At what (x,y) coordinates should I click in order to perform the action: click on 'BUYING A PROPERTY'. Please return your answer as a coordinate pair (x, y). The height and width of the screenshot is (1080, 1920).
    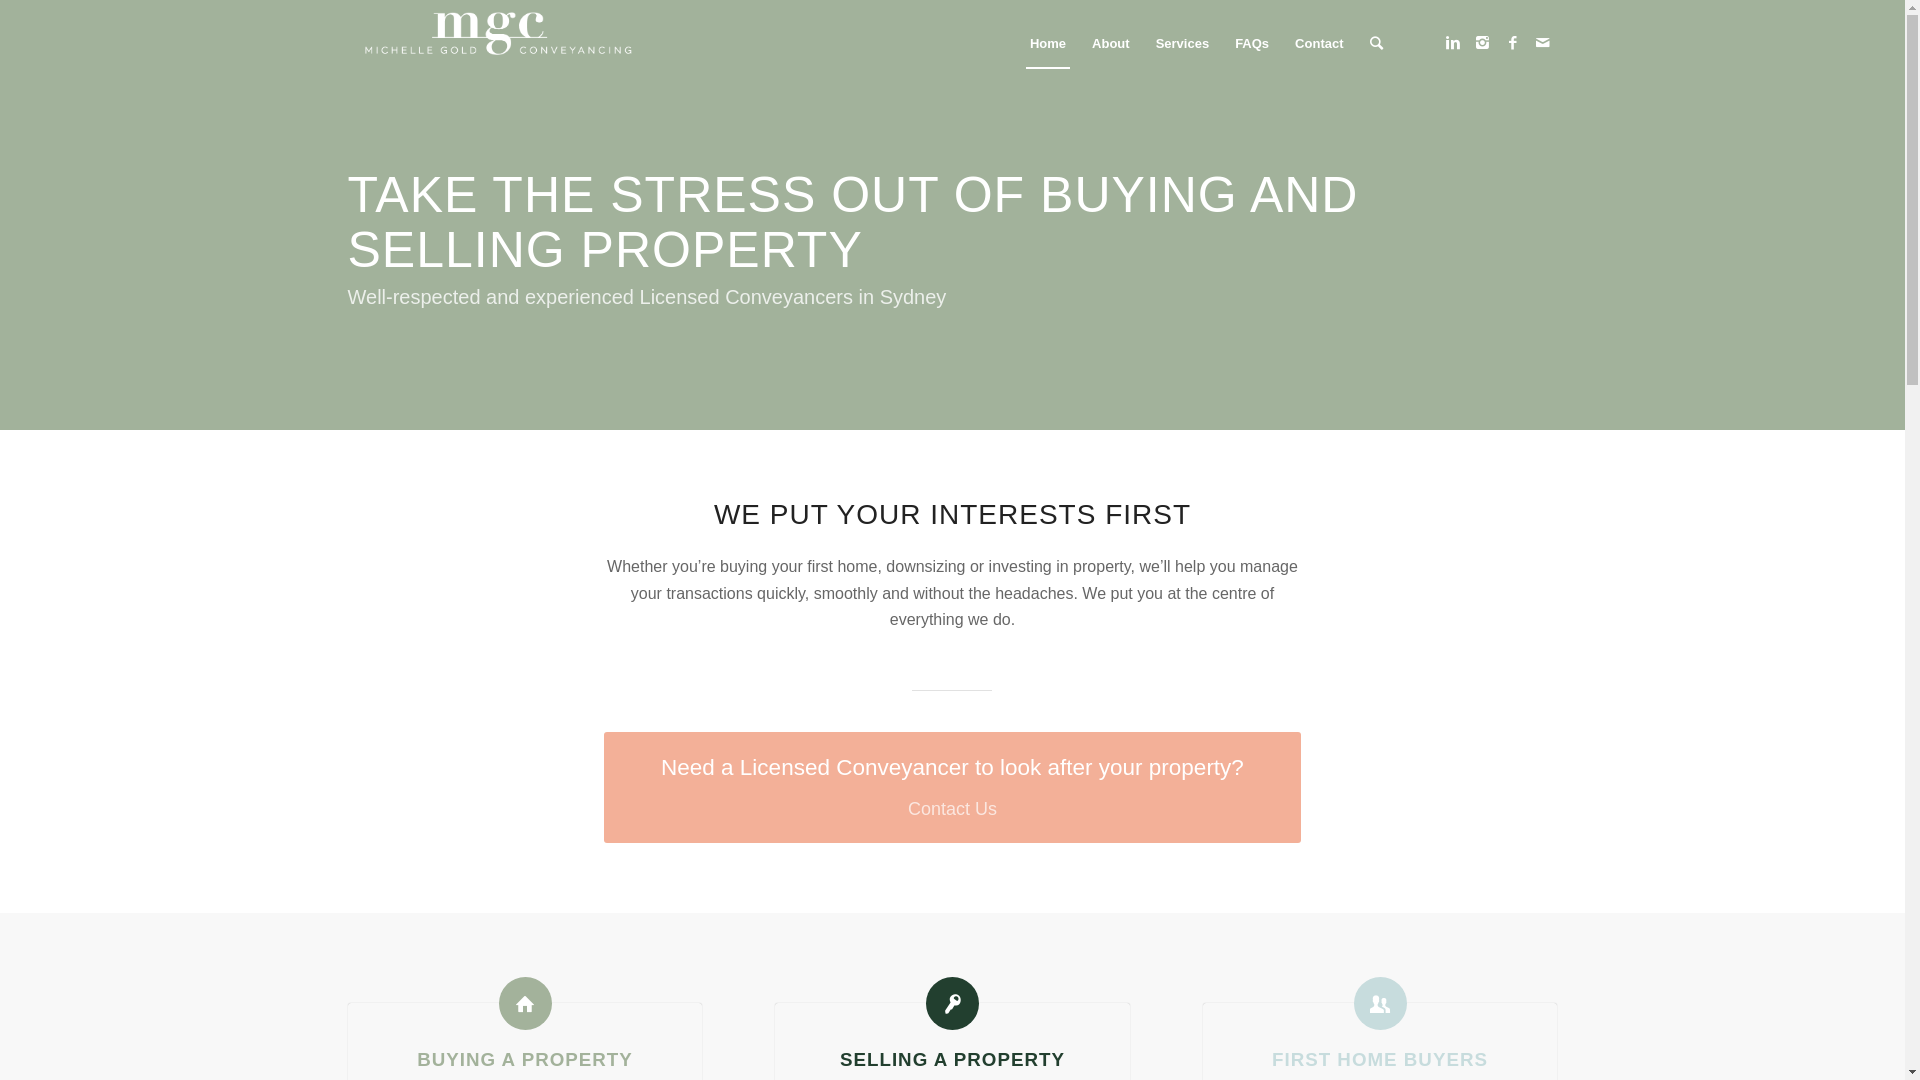
    Looking at the image, I should click on (524, 1058).